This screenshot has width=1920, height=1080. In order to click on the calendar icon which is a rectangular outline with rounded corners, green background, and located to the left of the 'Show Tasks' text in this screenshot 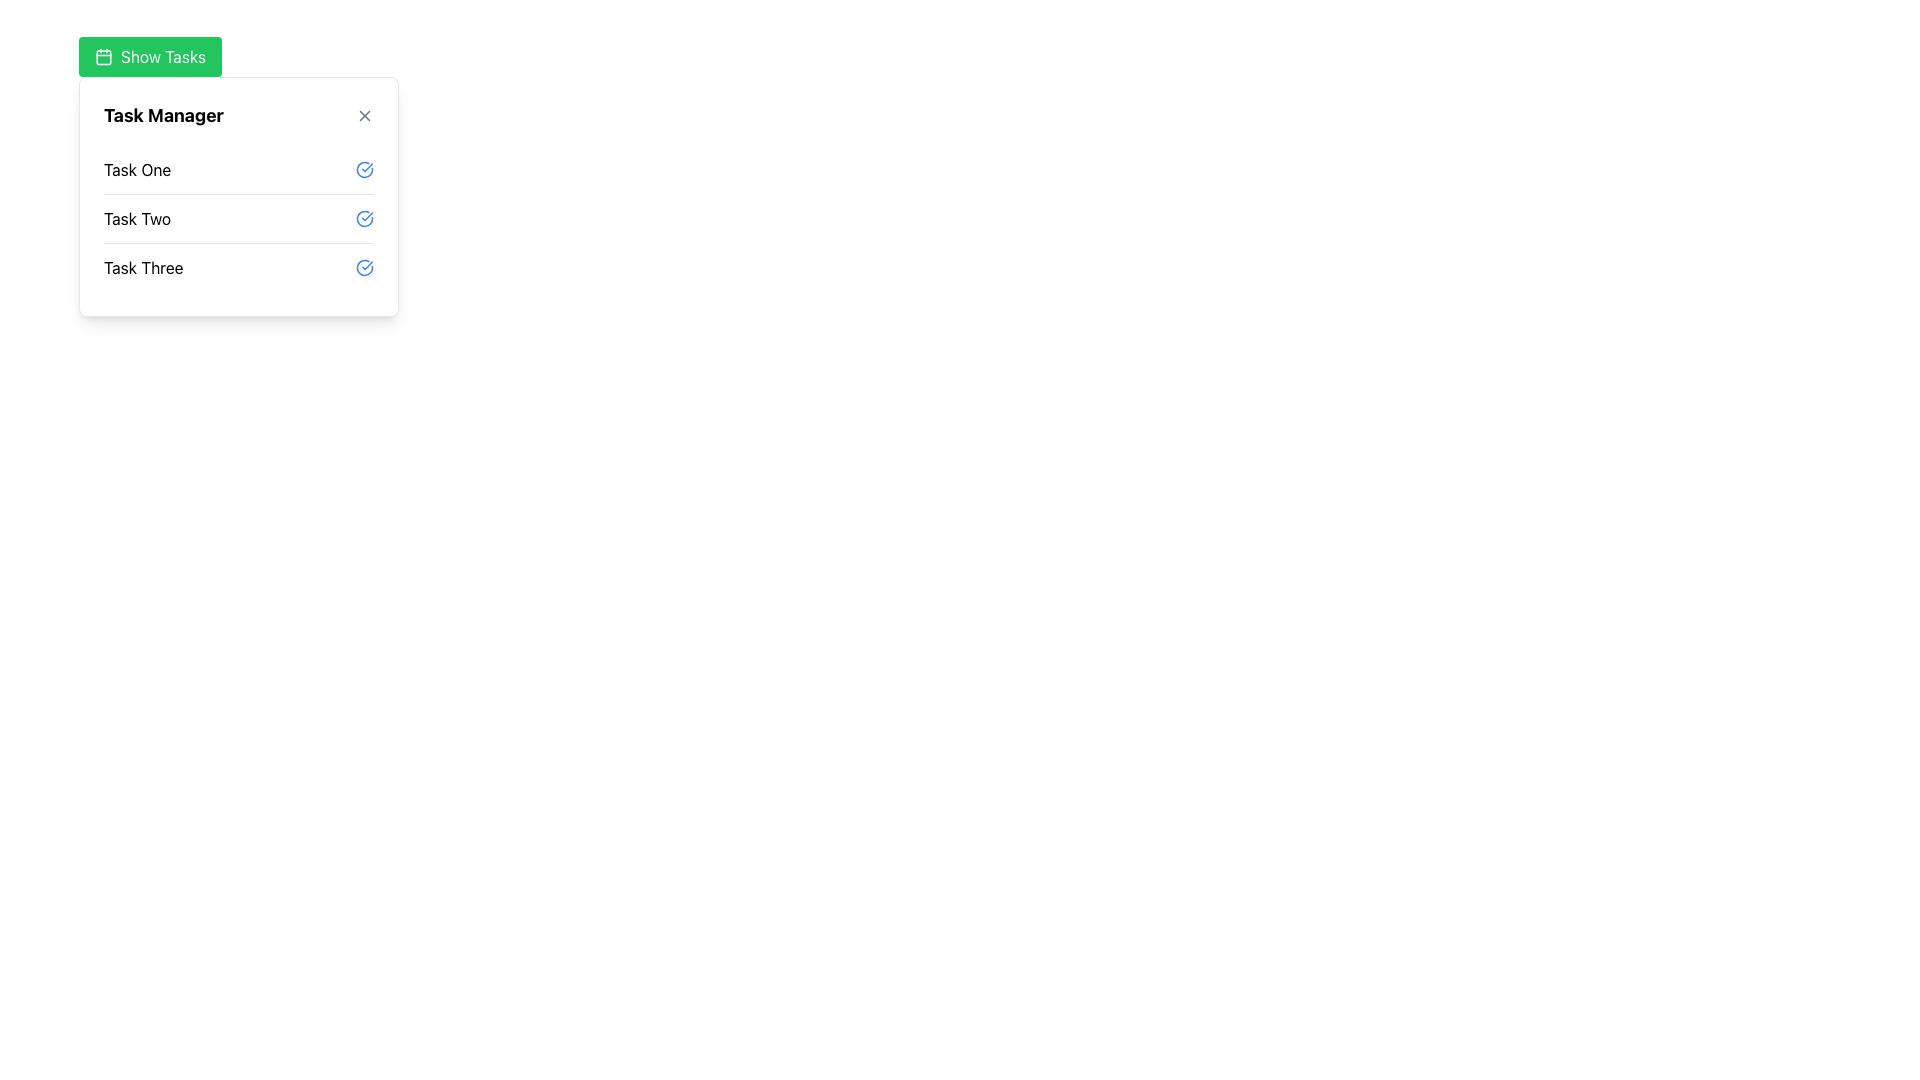, I will do `click(103, 56)`.